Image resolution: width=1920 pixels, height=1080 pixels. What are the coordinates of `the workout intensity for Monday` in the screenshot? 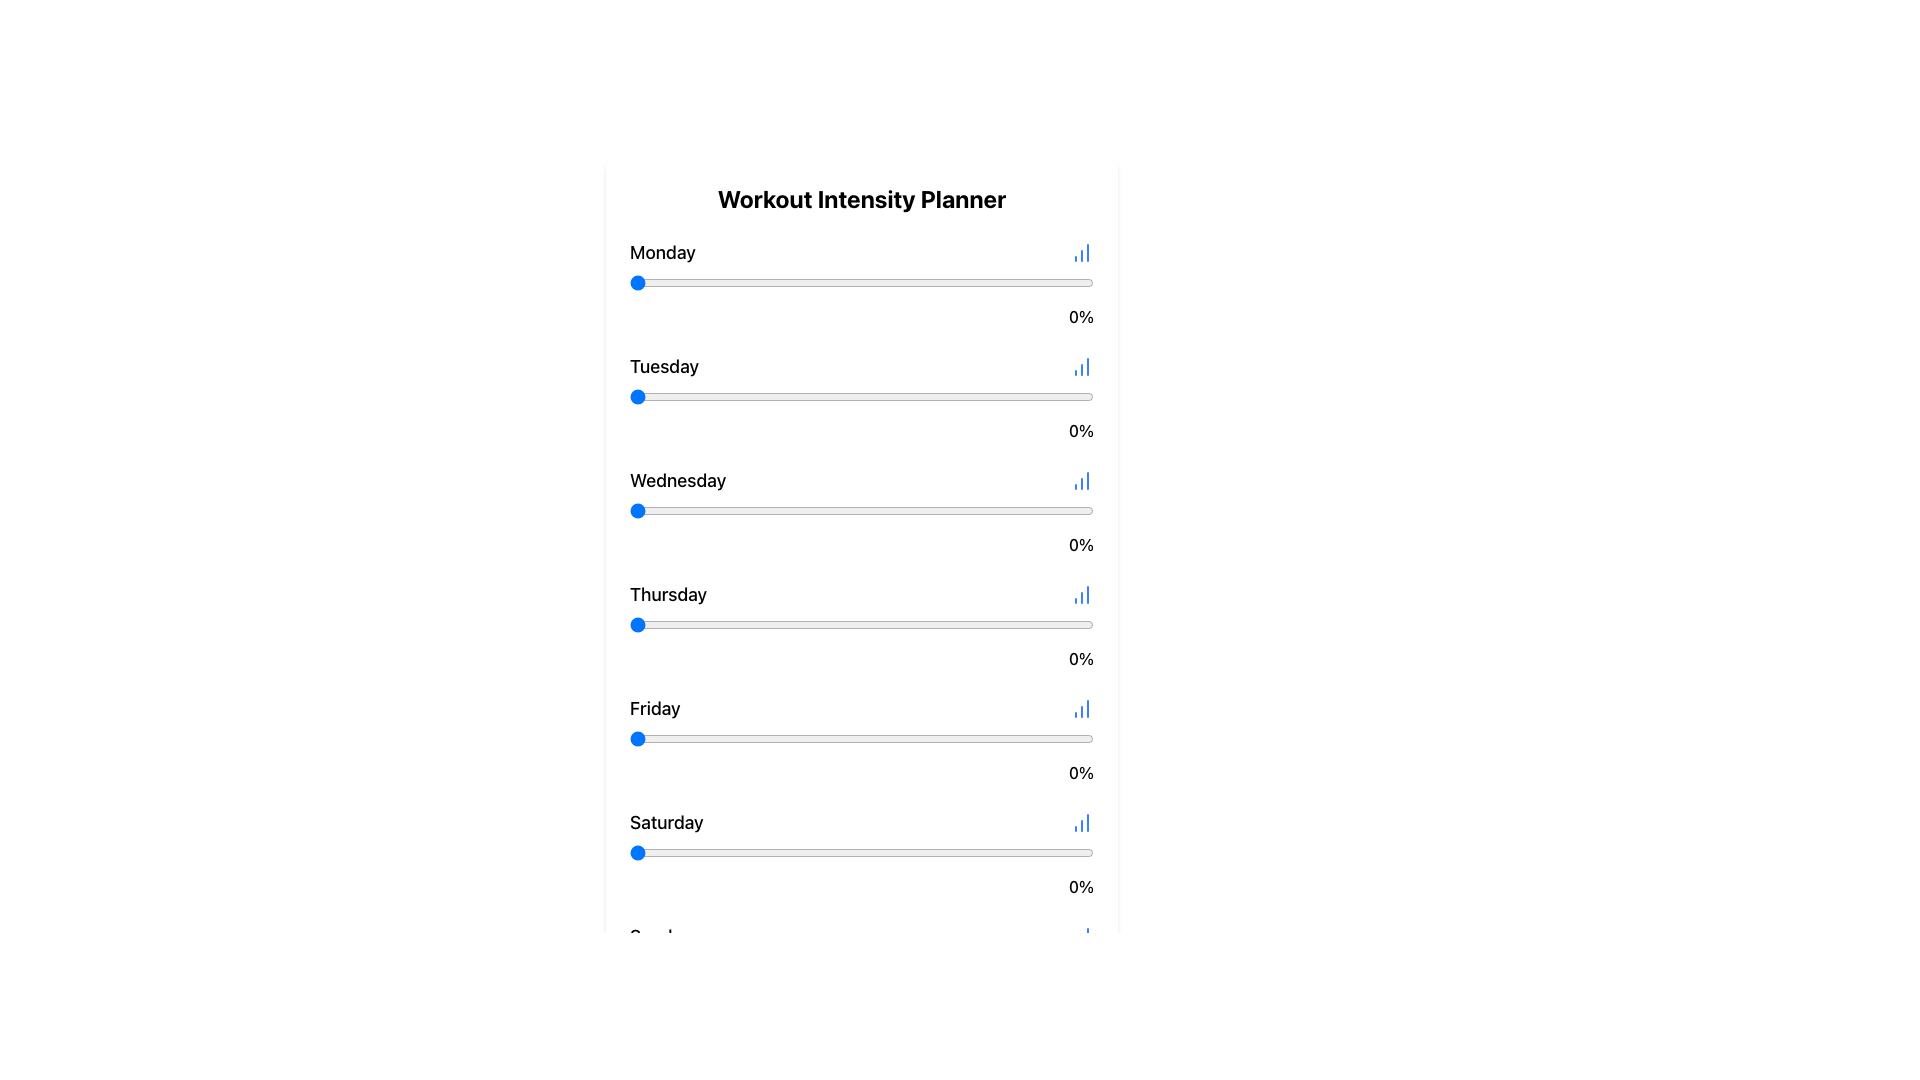 It's located at (1065, 282).